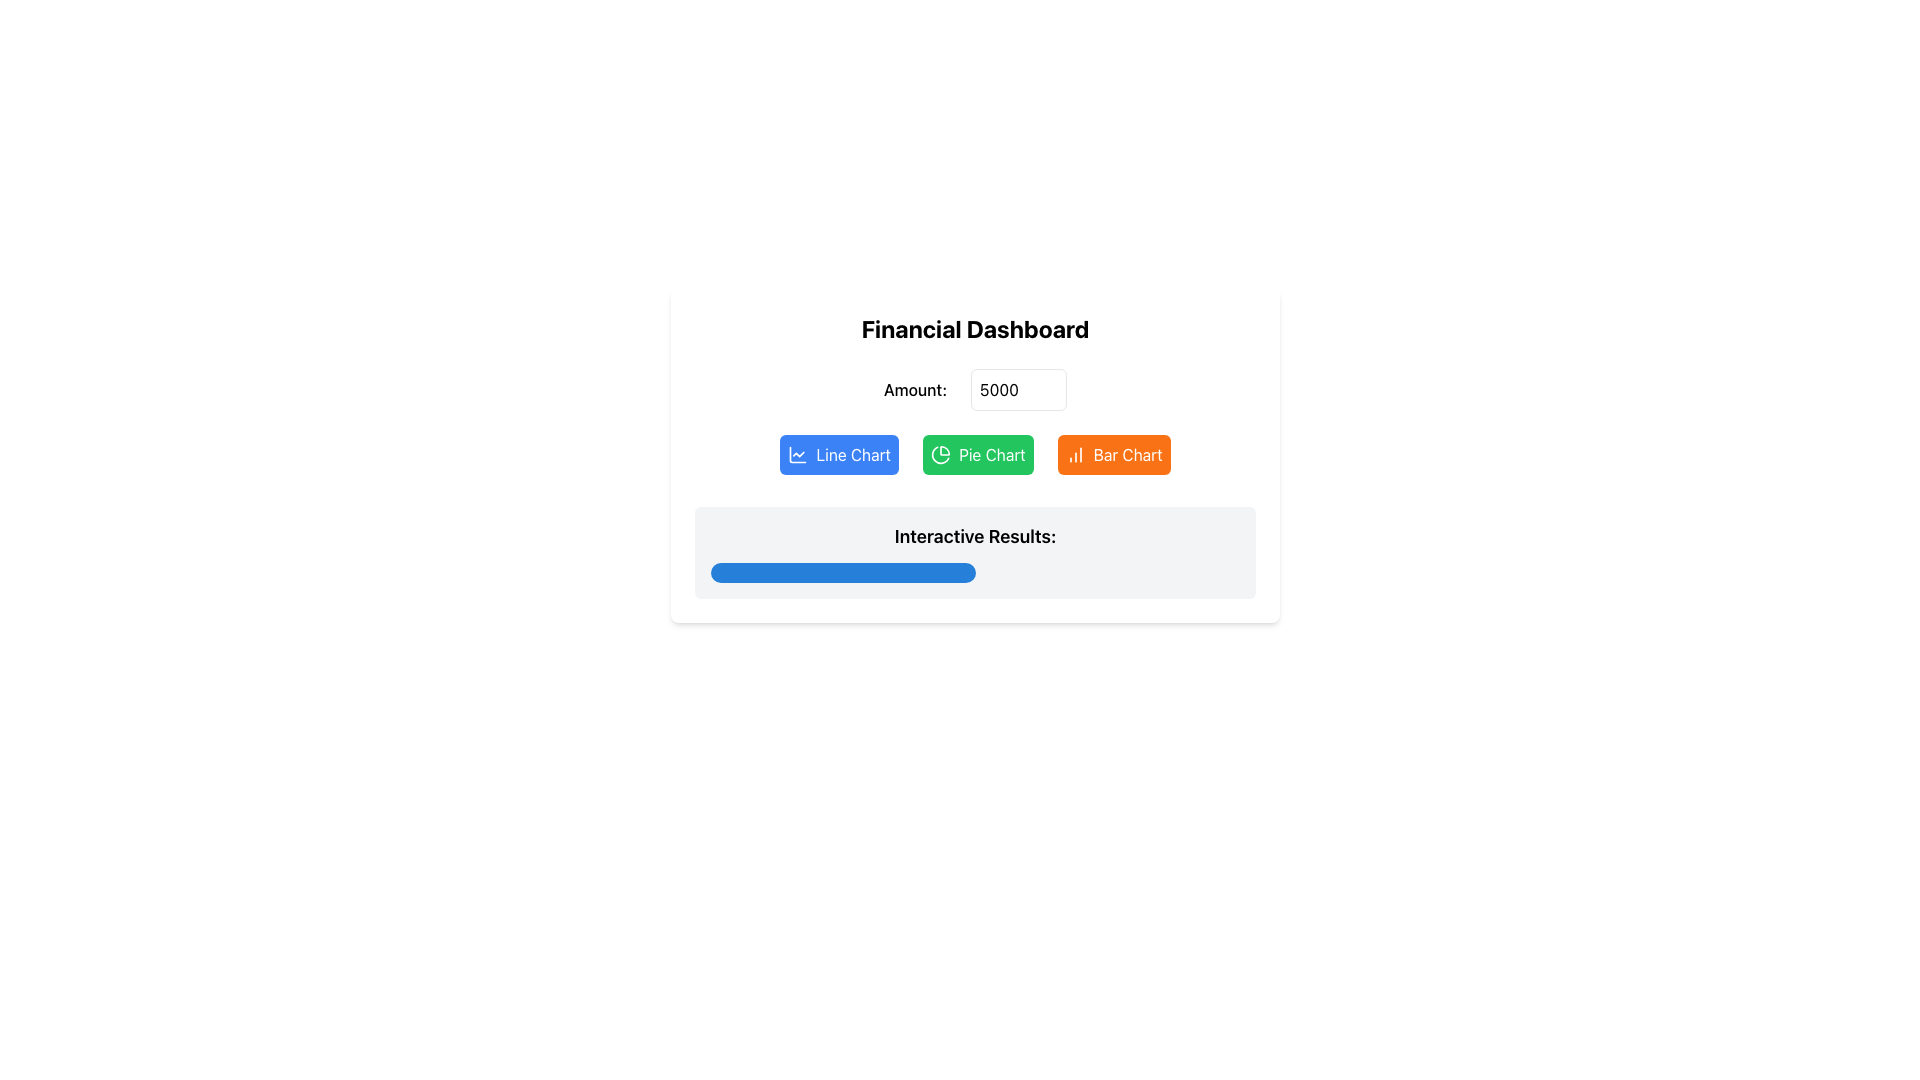  Describe the element at coordinates (1112, 455) in the screenshot. I see `the button on the right side of the 'Pie Chart' button` at that location.